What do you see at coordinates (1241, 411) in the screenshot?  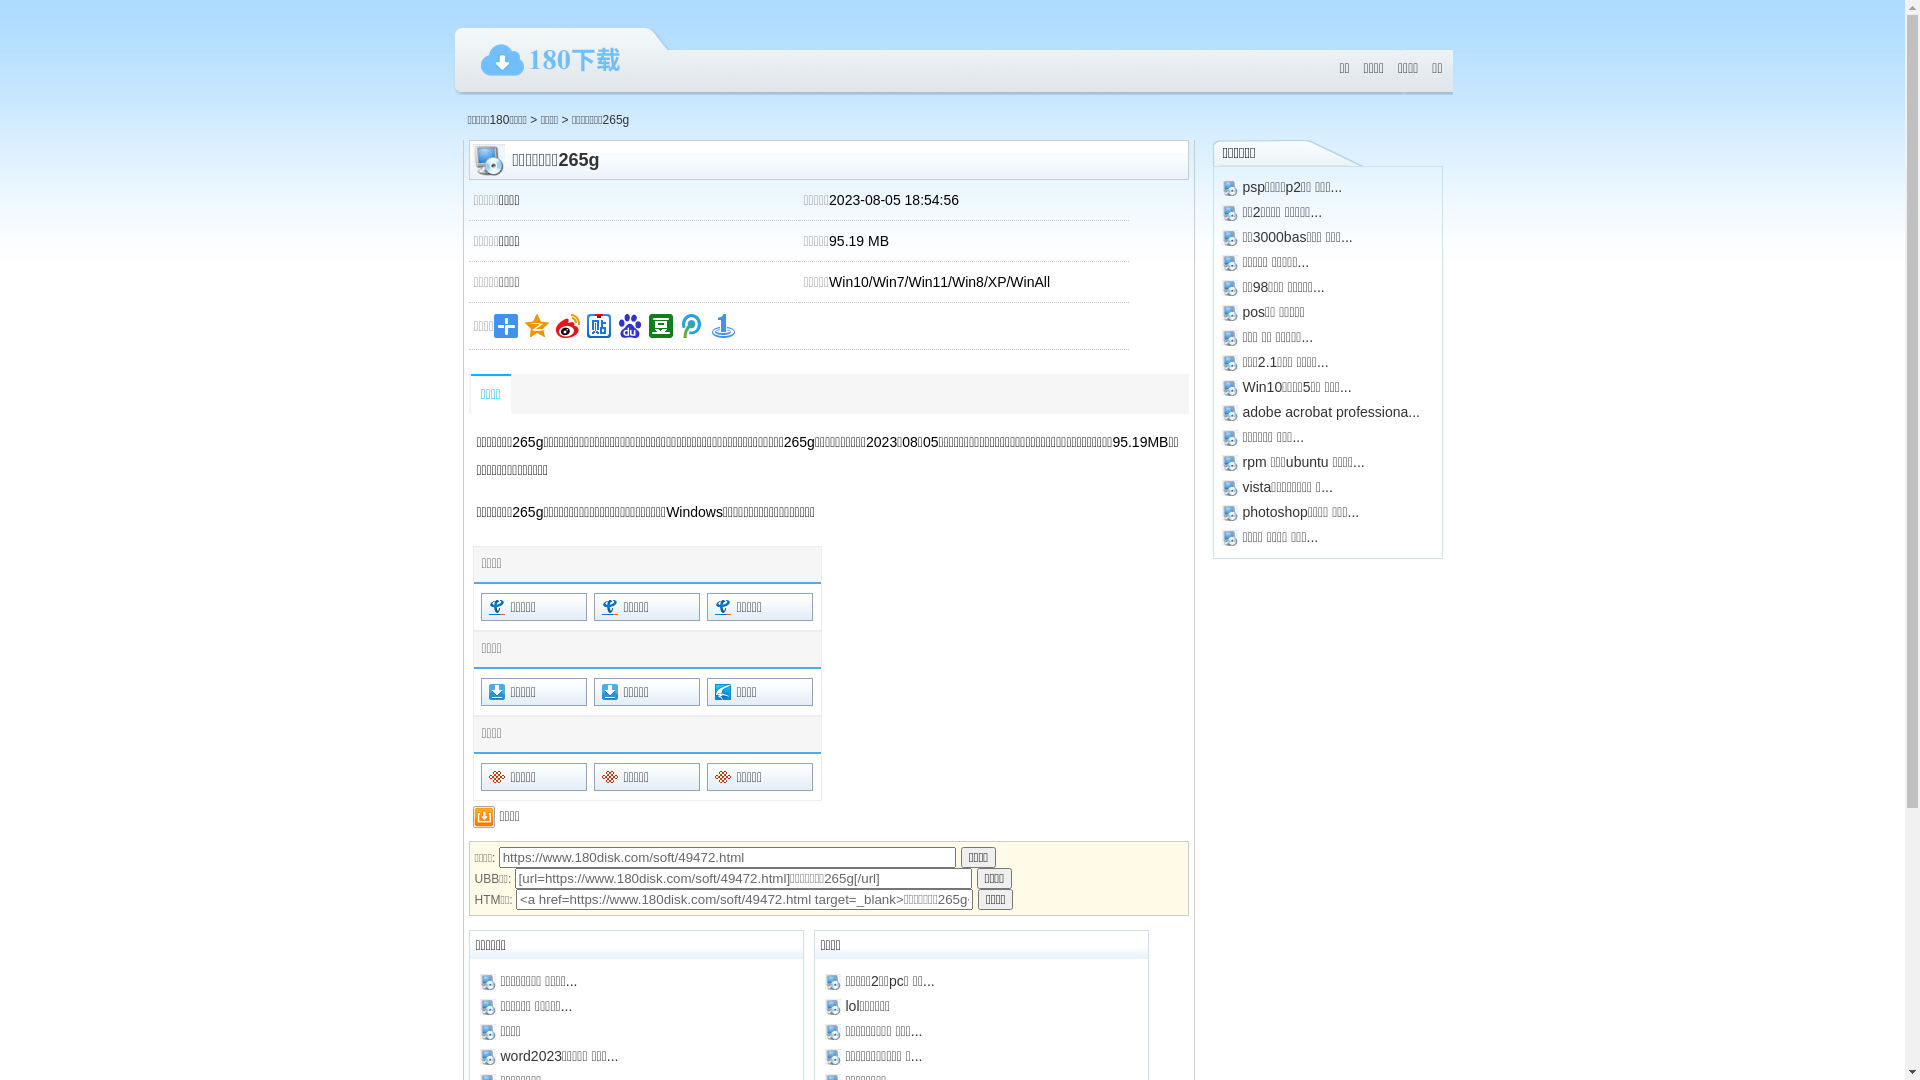 I see `'adobe acrobat professiona...'` at bounding box center [1241, 411].